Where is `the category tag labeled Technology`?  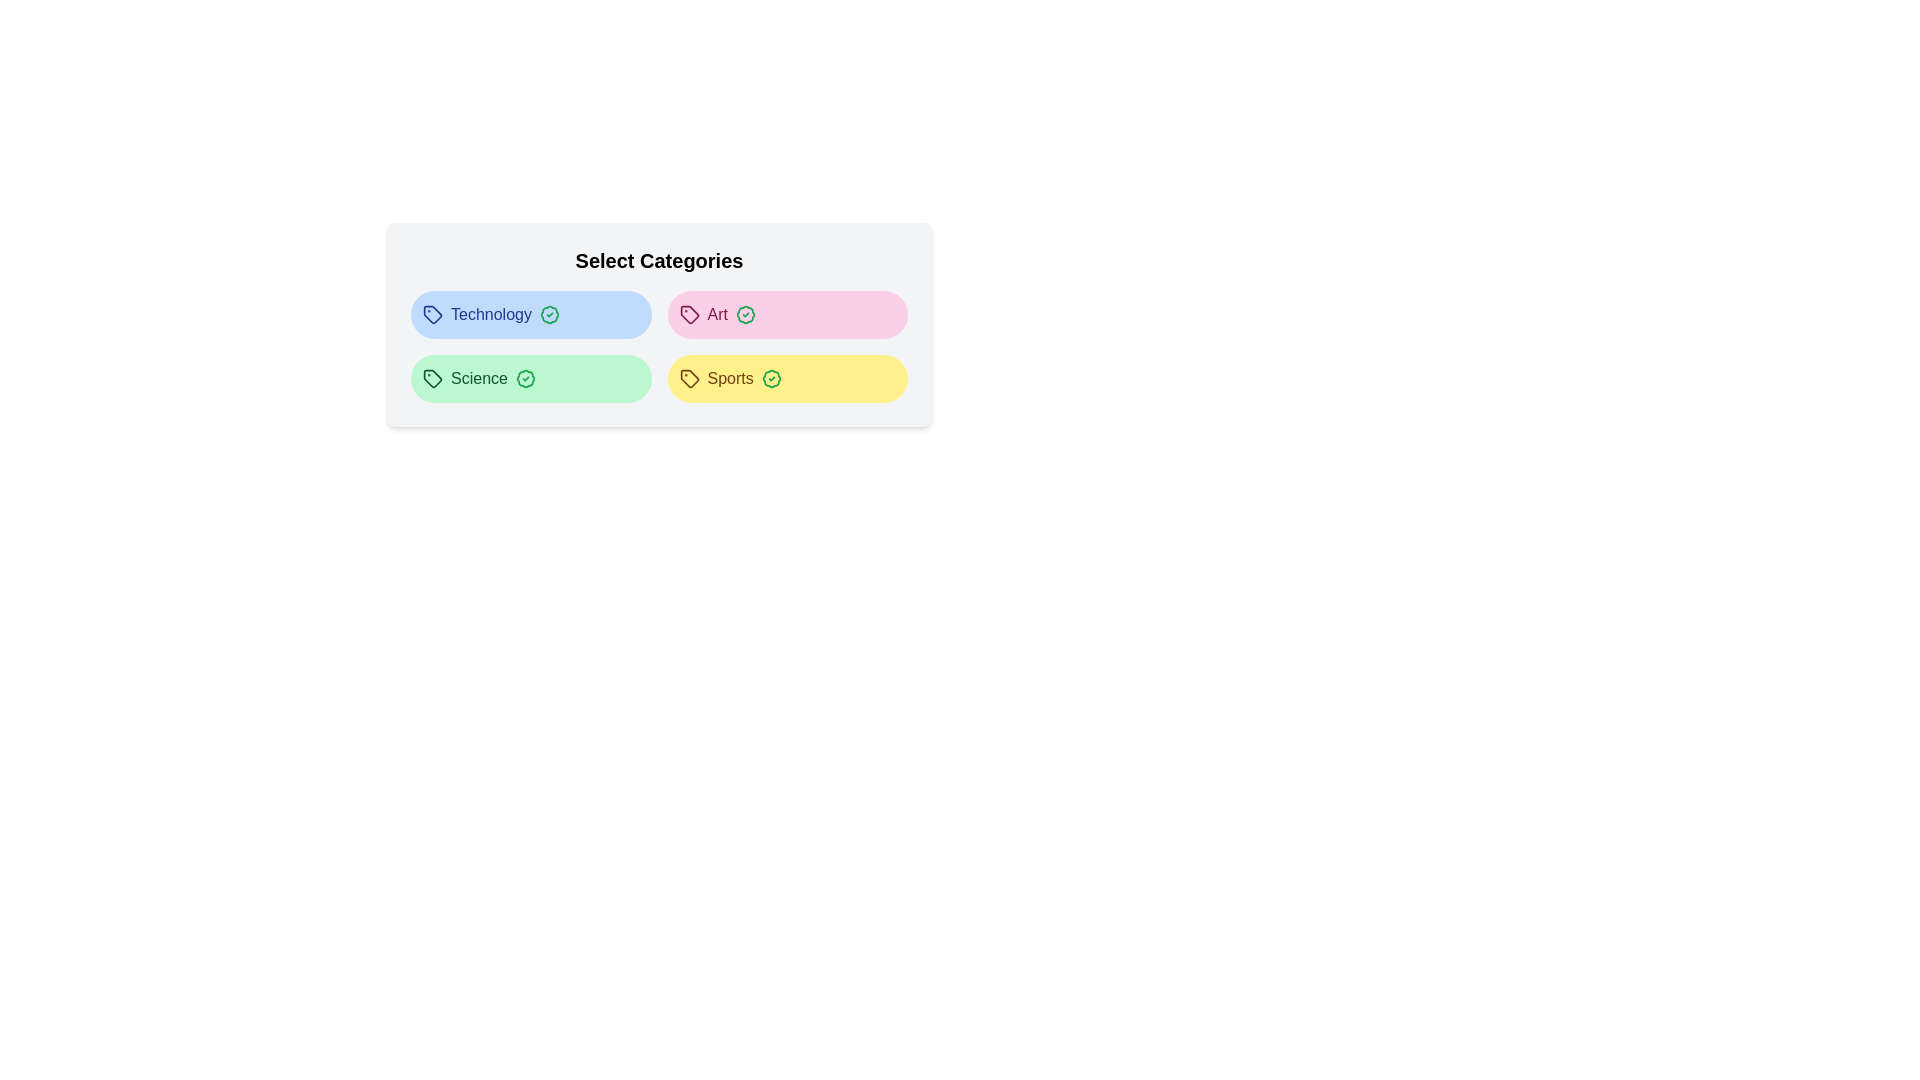 the category tag labeled Technology is located at coordinates (531, 315).